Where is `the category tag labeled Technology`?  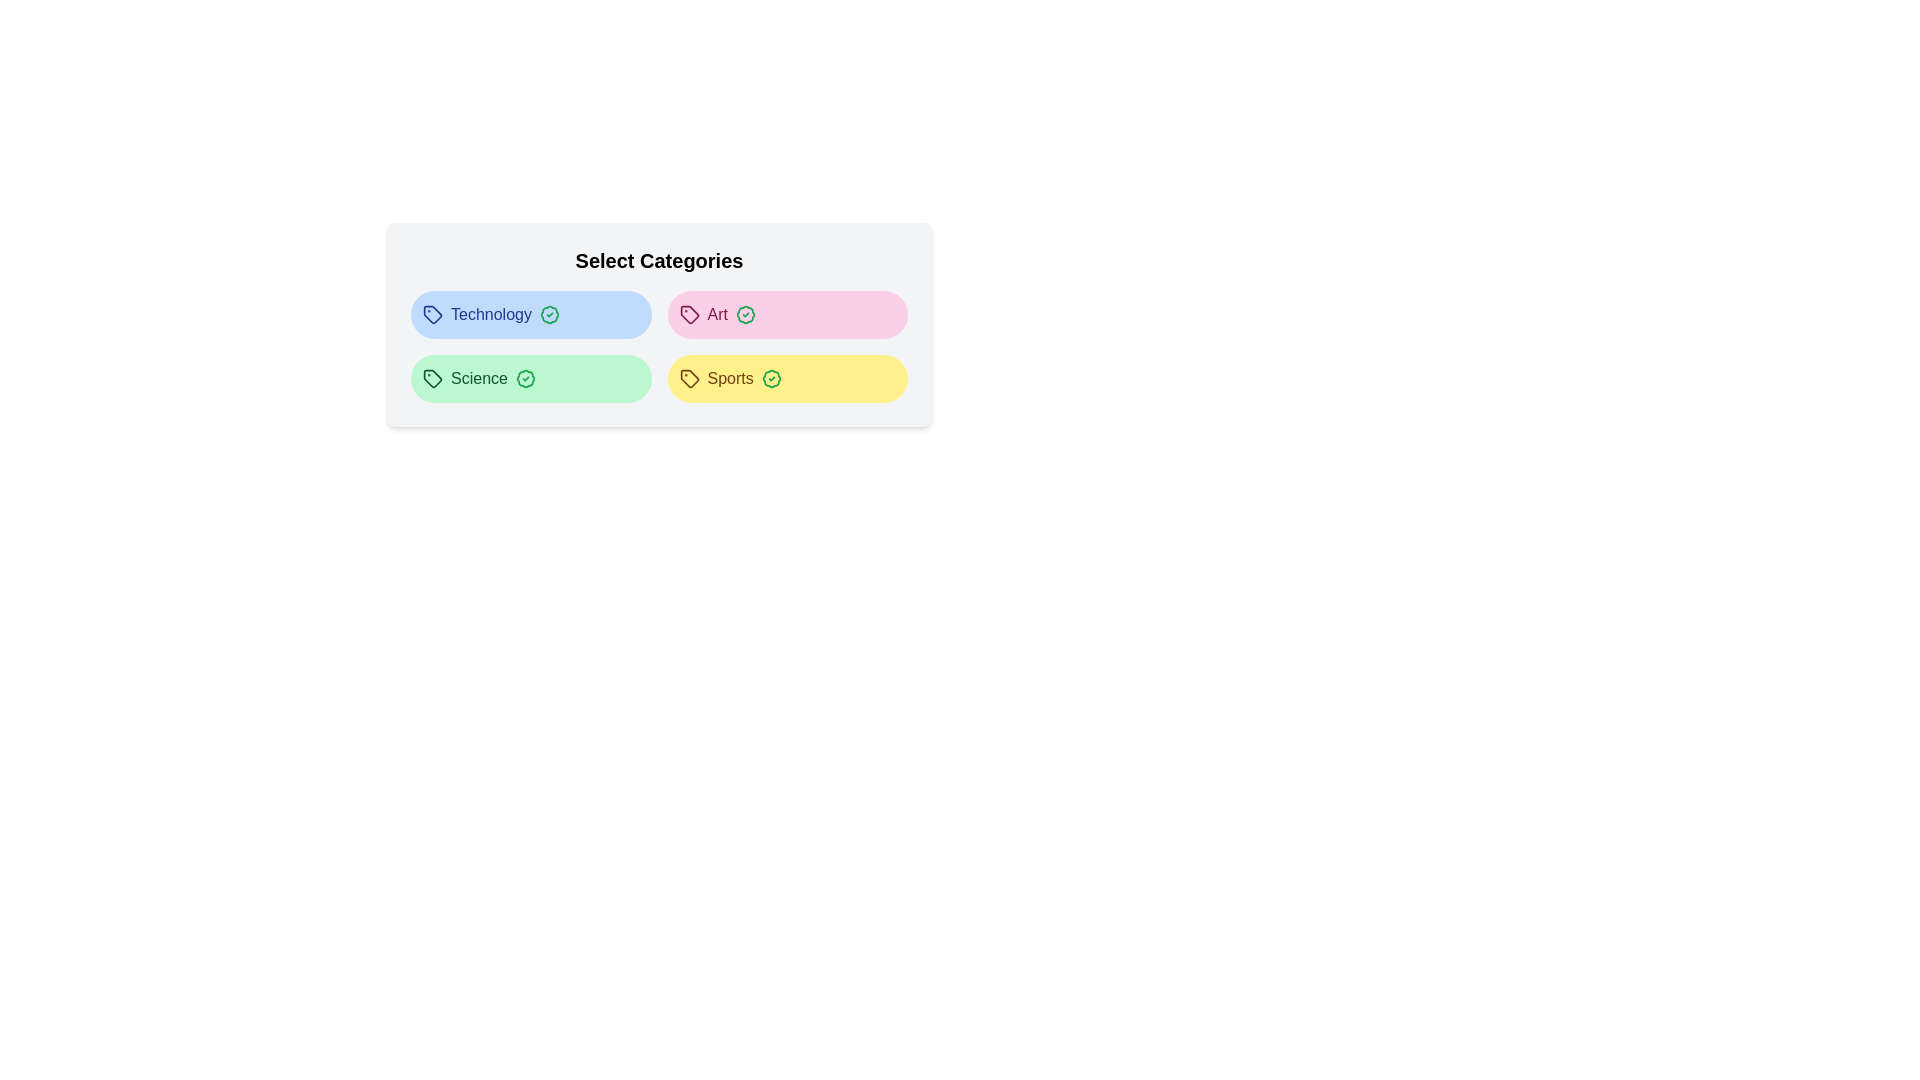 the category tag labeled Technology is located at coordinates (531, 315).